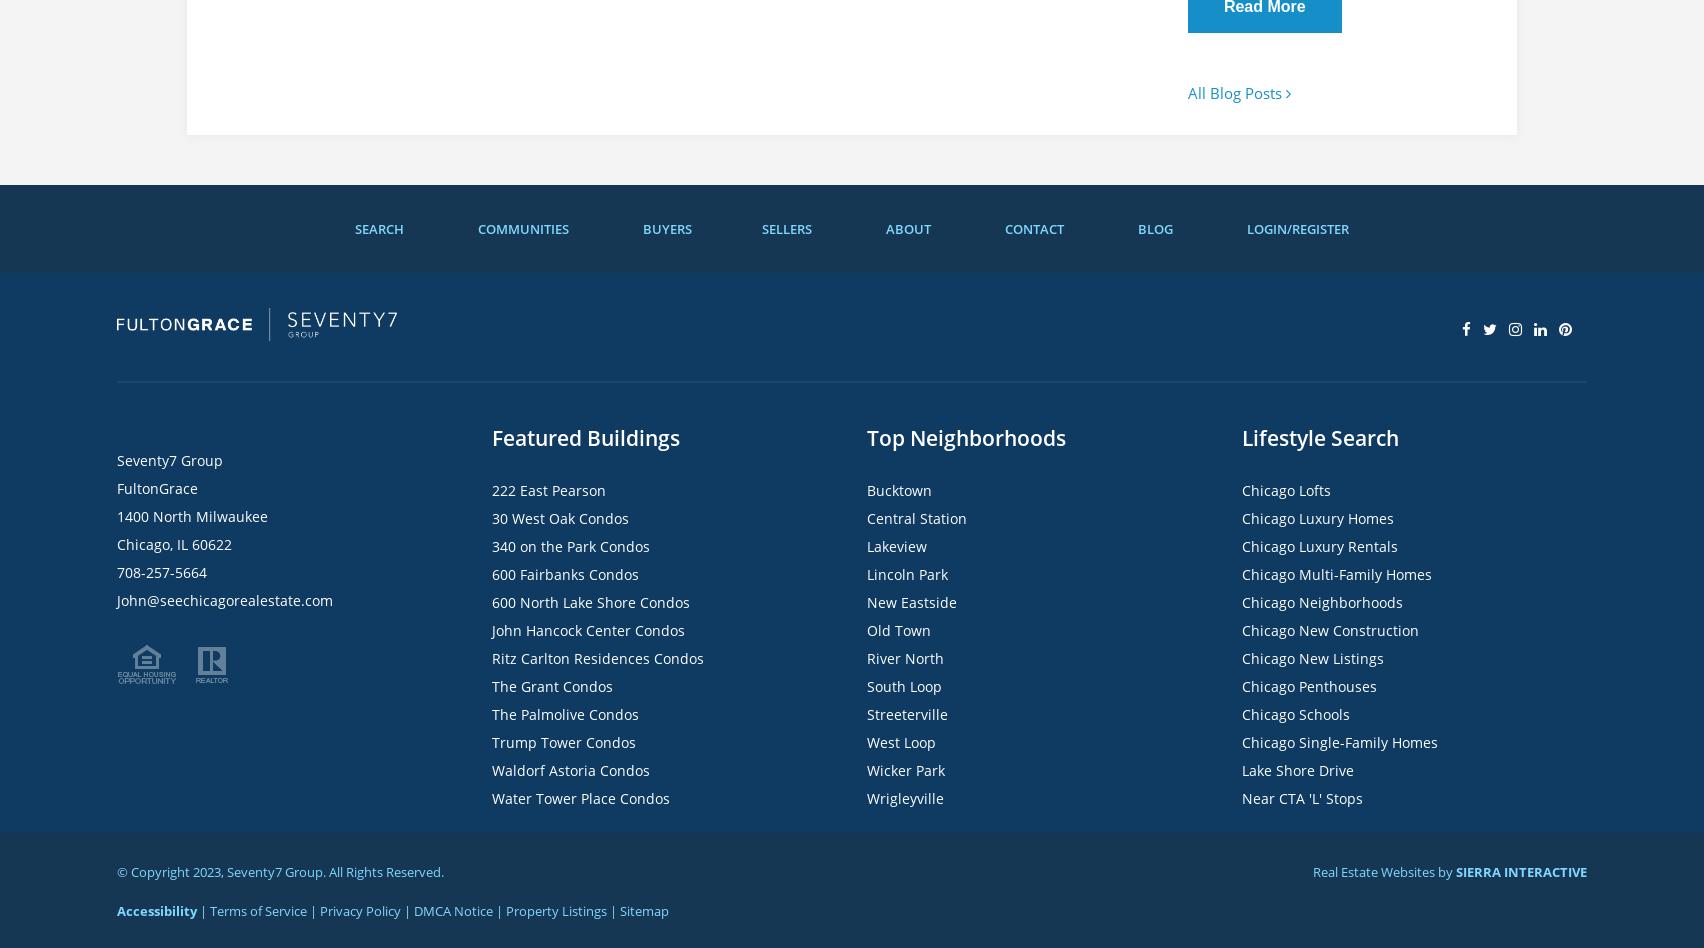 Image resolution: width=1704 pixels, height=948 pixels. Describe the element at coordinates (170, 459) in the screenshot. I see `'Seventy7 Group'` at that location.